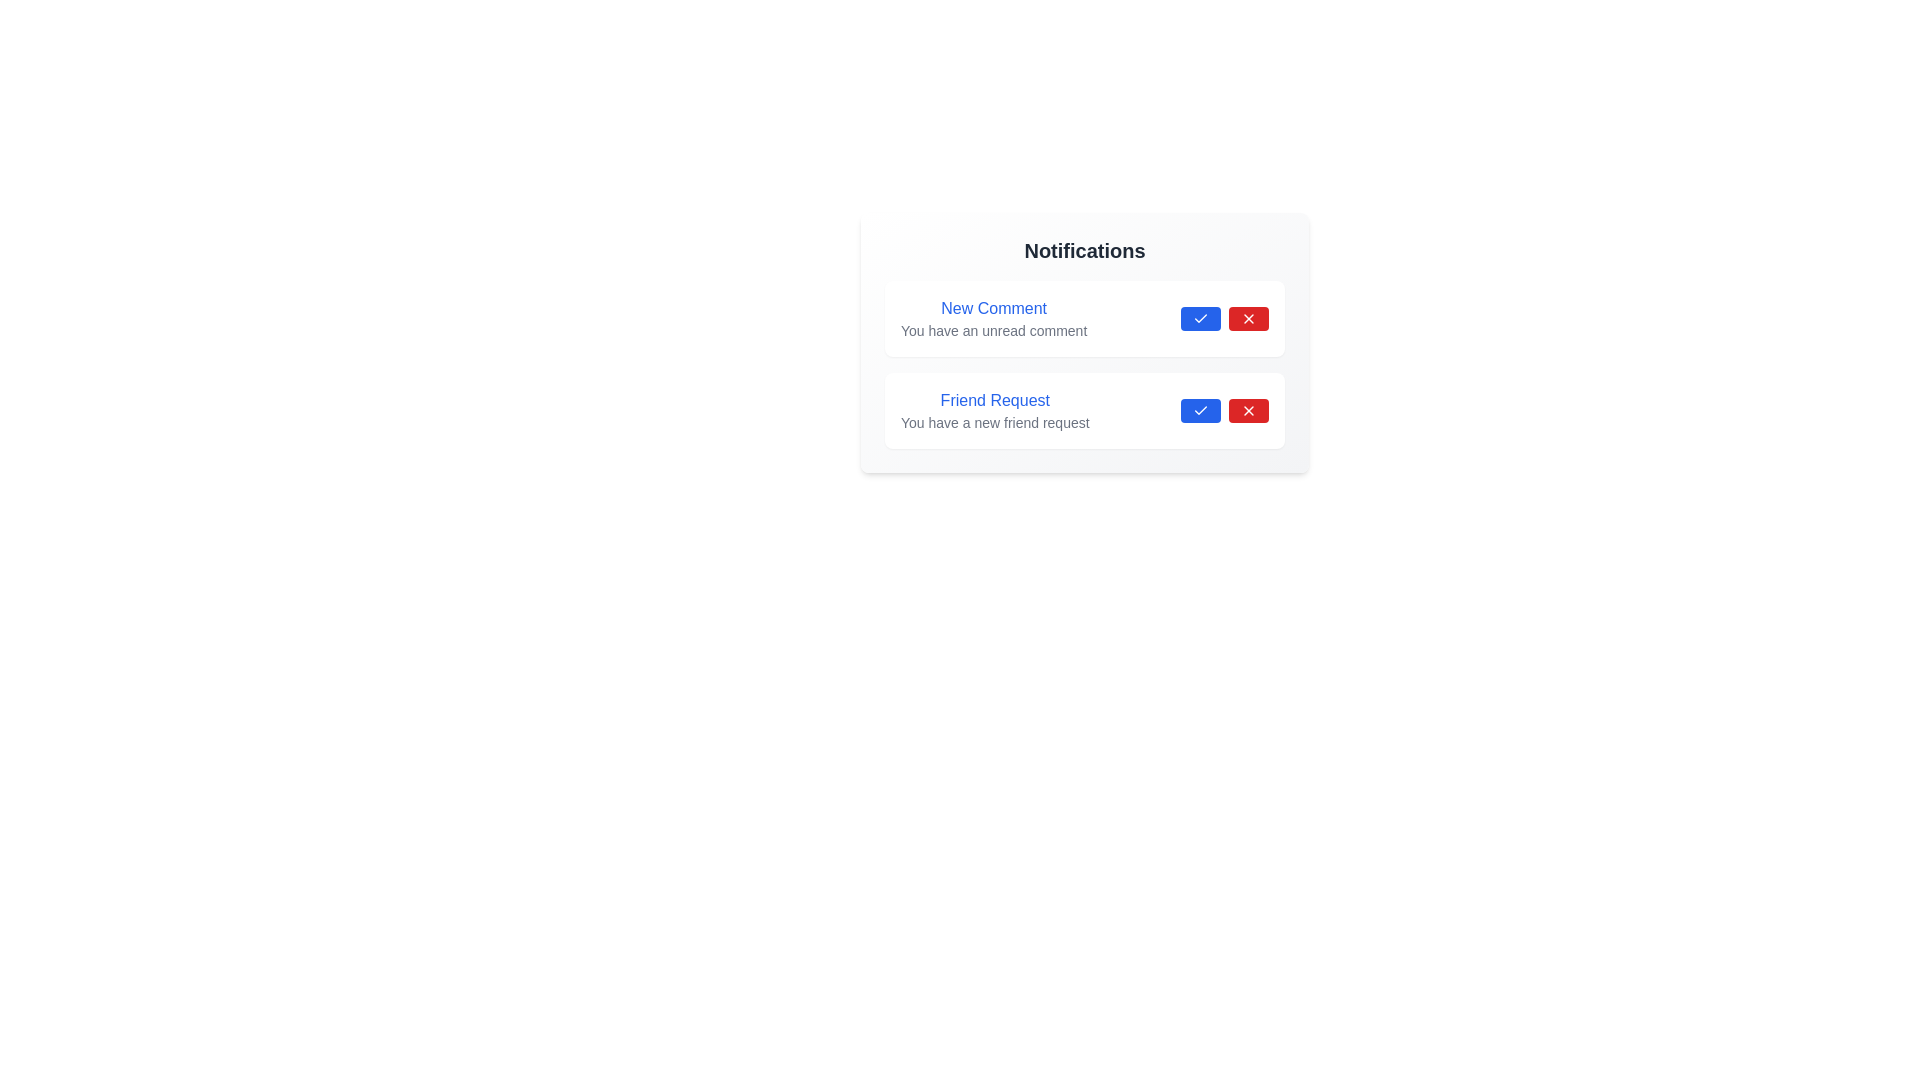 The width and height of the screenshot is (1920, 1080). I want to click on the dismiss button located to the right of the blue check mark in the 'New Comment' notification card, so click(1247, 318).